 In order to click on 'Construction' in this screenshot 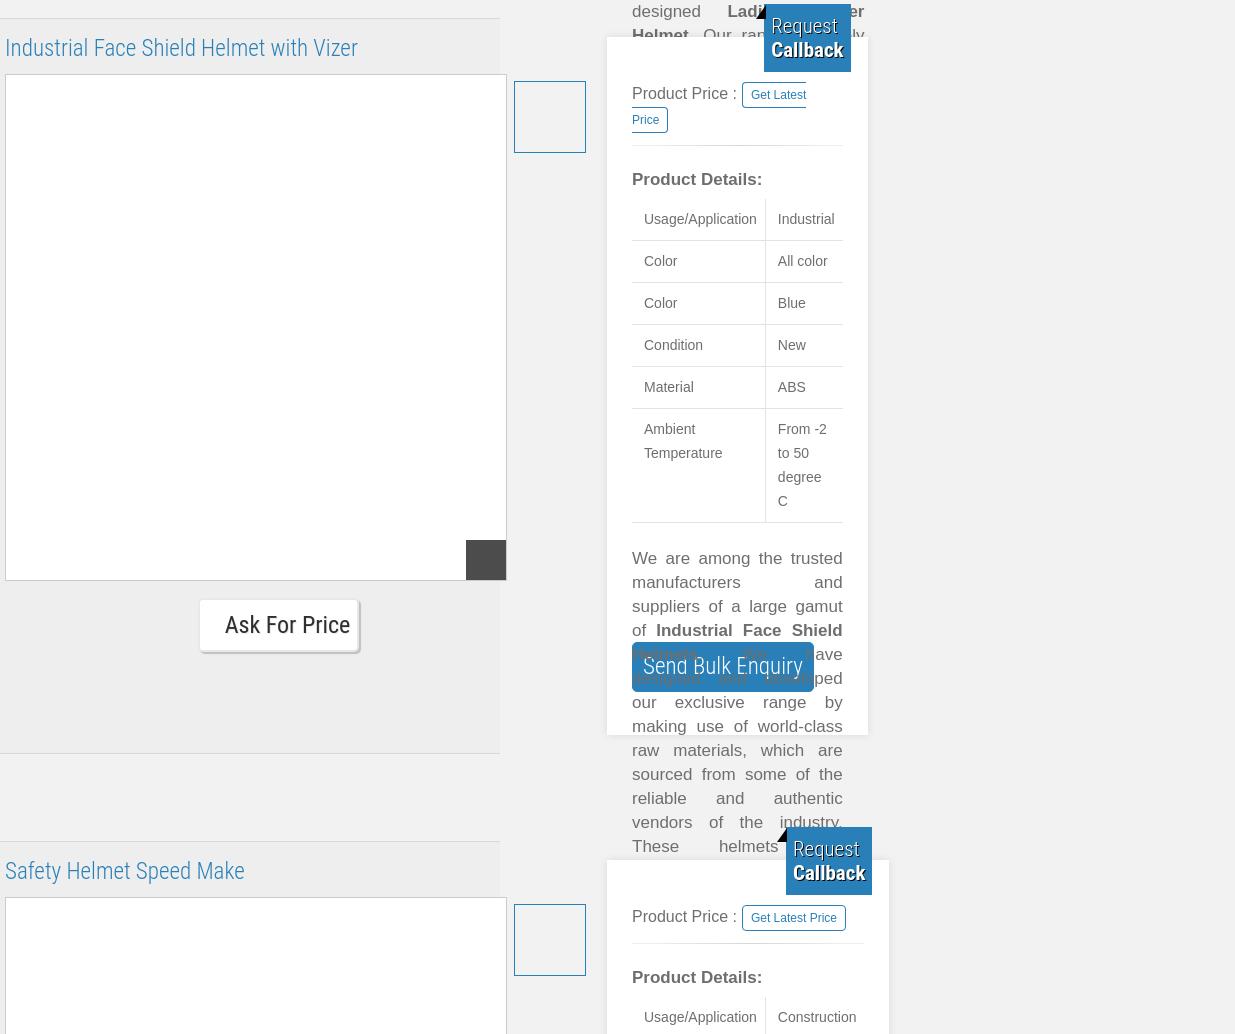, I will do `click(816, 1016)`.